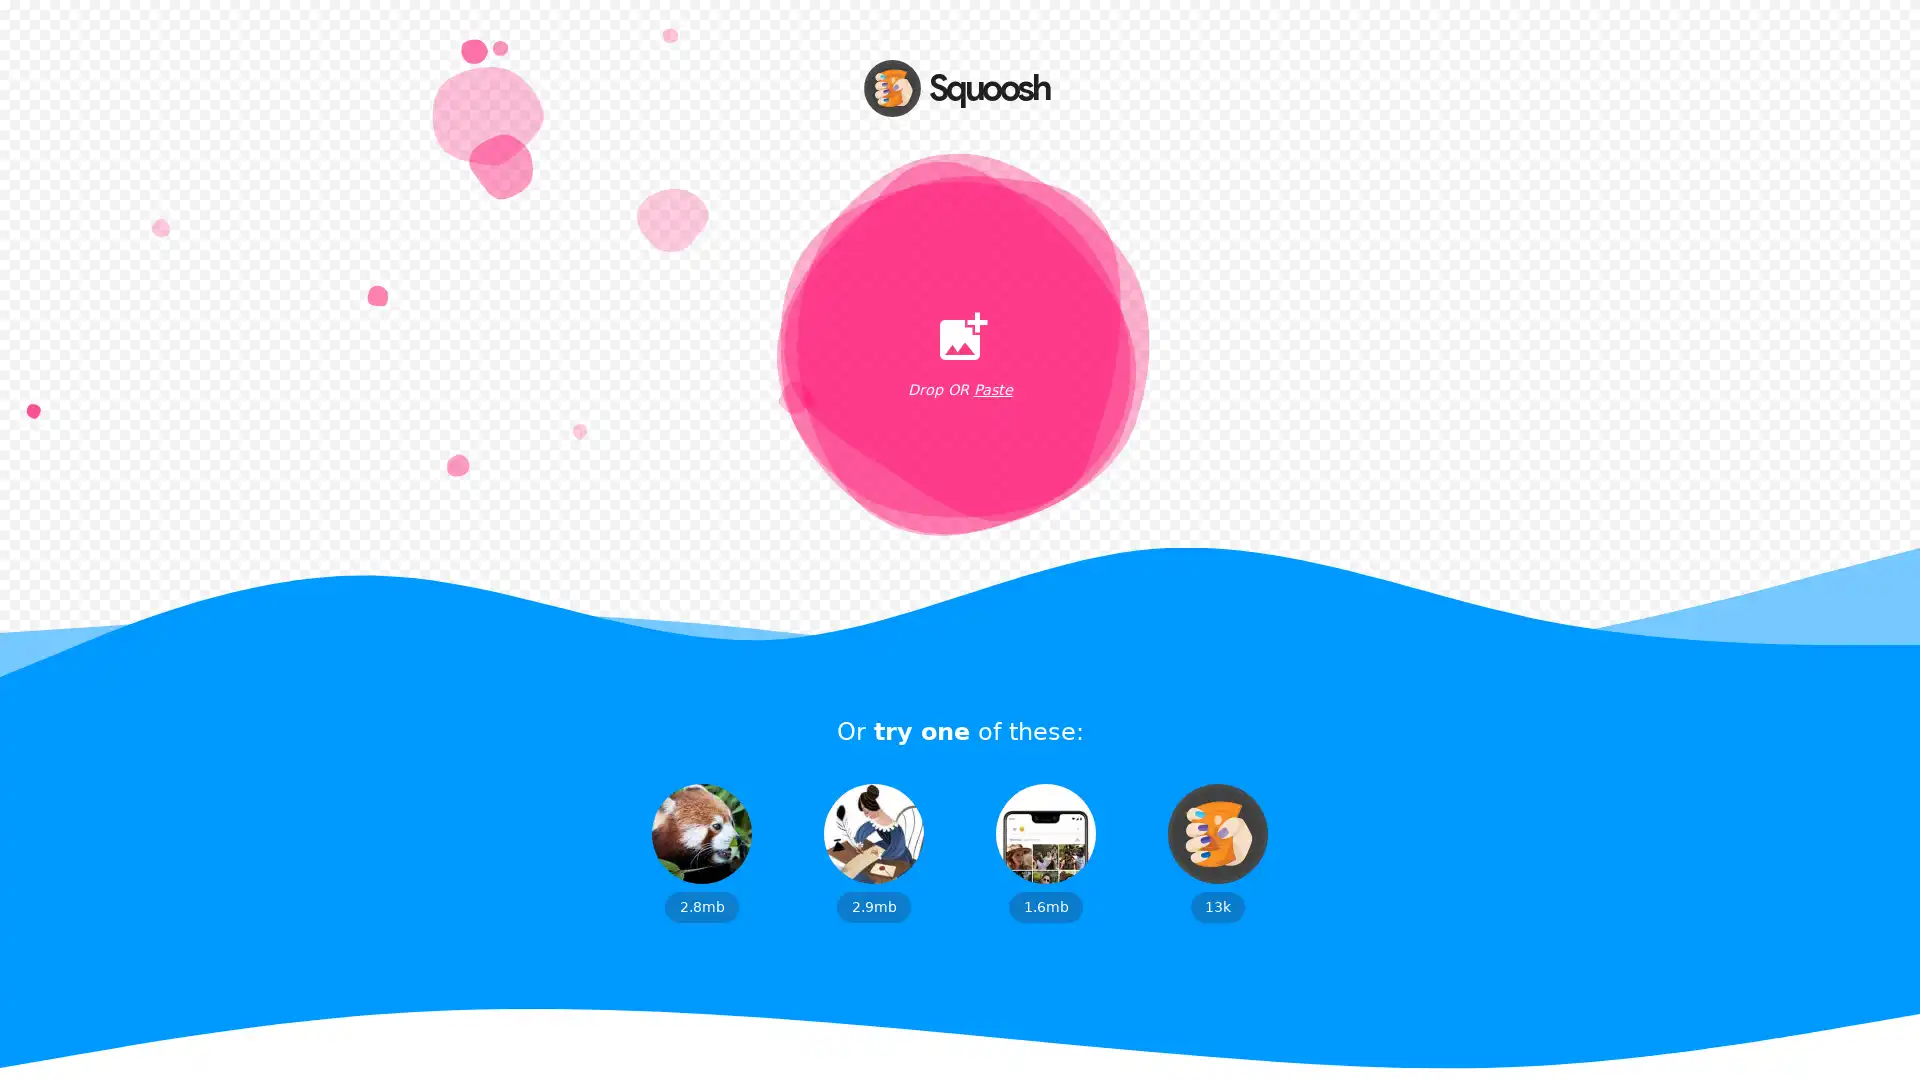  I want to click on Artwork 2.9mb, so click(873, 852).